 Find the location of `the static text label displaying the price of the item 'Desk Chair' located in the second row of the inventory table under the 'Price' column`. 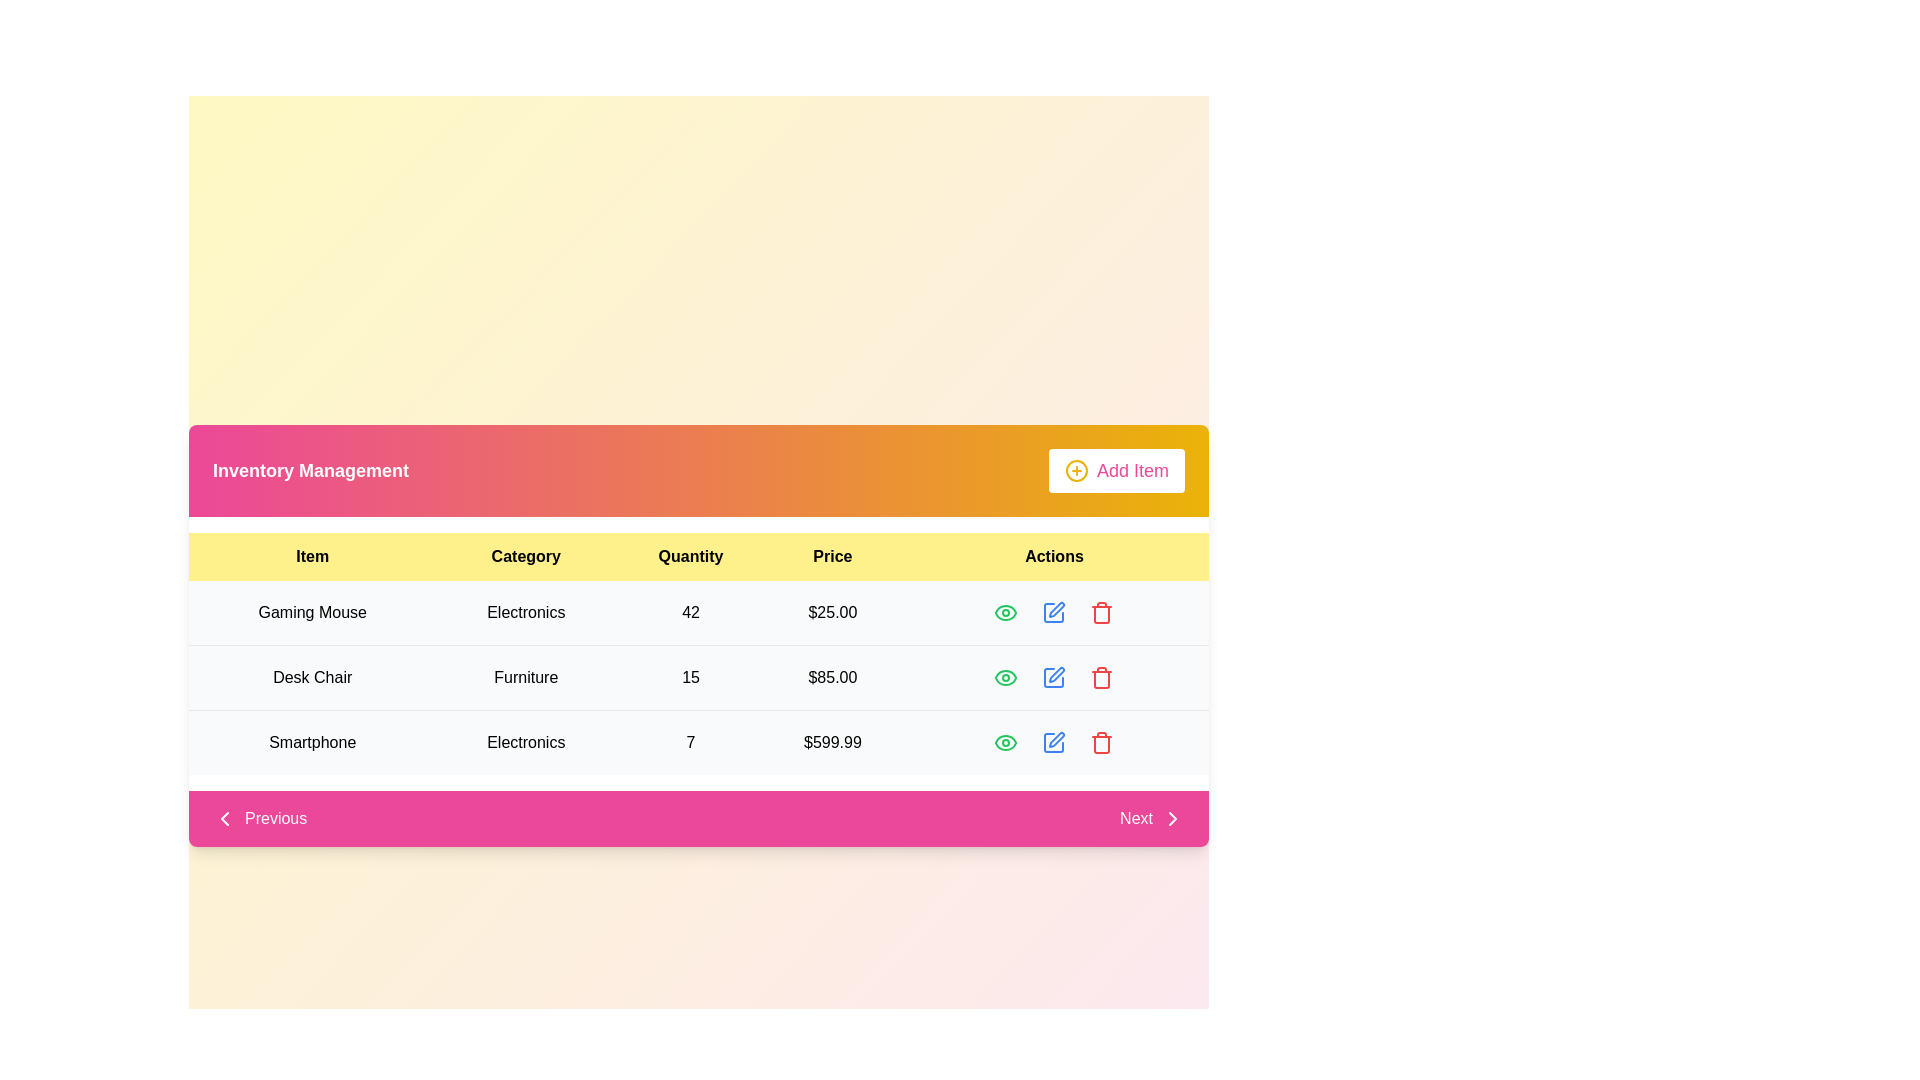

the static text label displaying the price of the item 'Desk Chair' located in the second row of the inventory table under the 'Price' column is located at coordinates (832, 677).